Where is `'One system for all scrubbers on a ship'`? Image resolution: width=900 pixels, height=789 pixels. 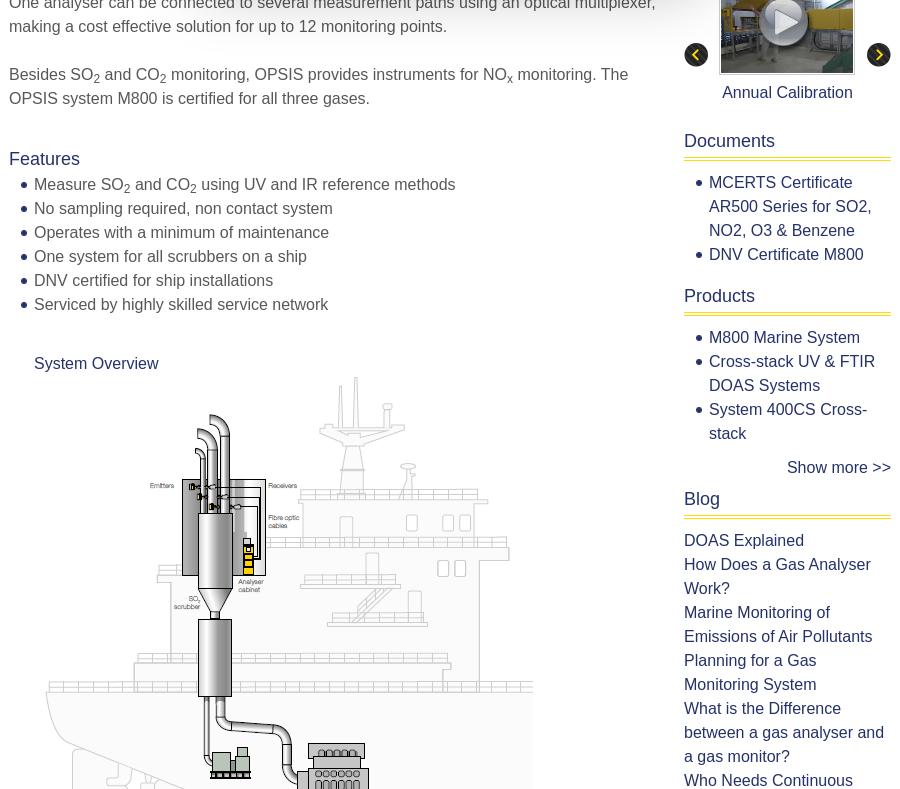
'One system for all scrubbers on a ship' is located at coordinates (170, 255).